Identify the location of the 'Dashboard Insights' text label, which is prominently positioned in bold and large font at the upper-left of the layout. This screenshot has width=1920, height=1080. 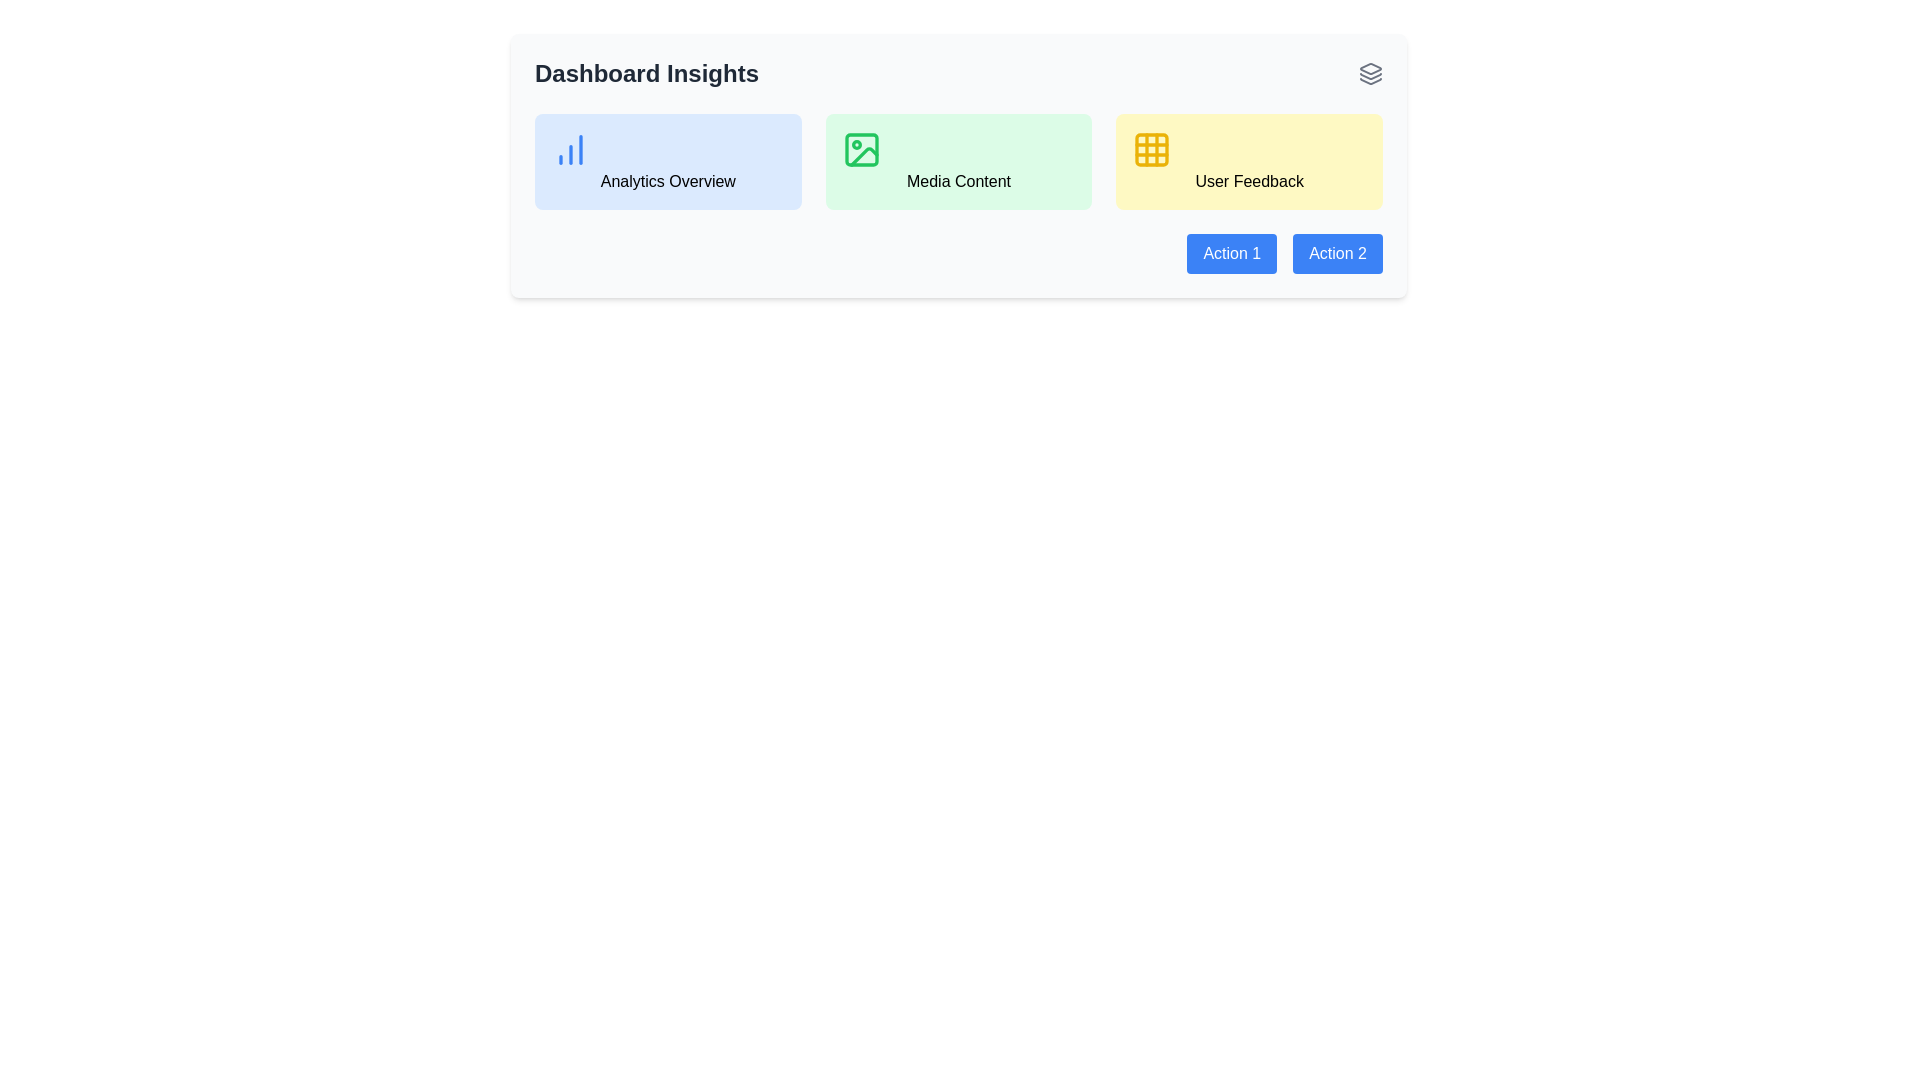
(647, 72).